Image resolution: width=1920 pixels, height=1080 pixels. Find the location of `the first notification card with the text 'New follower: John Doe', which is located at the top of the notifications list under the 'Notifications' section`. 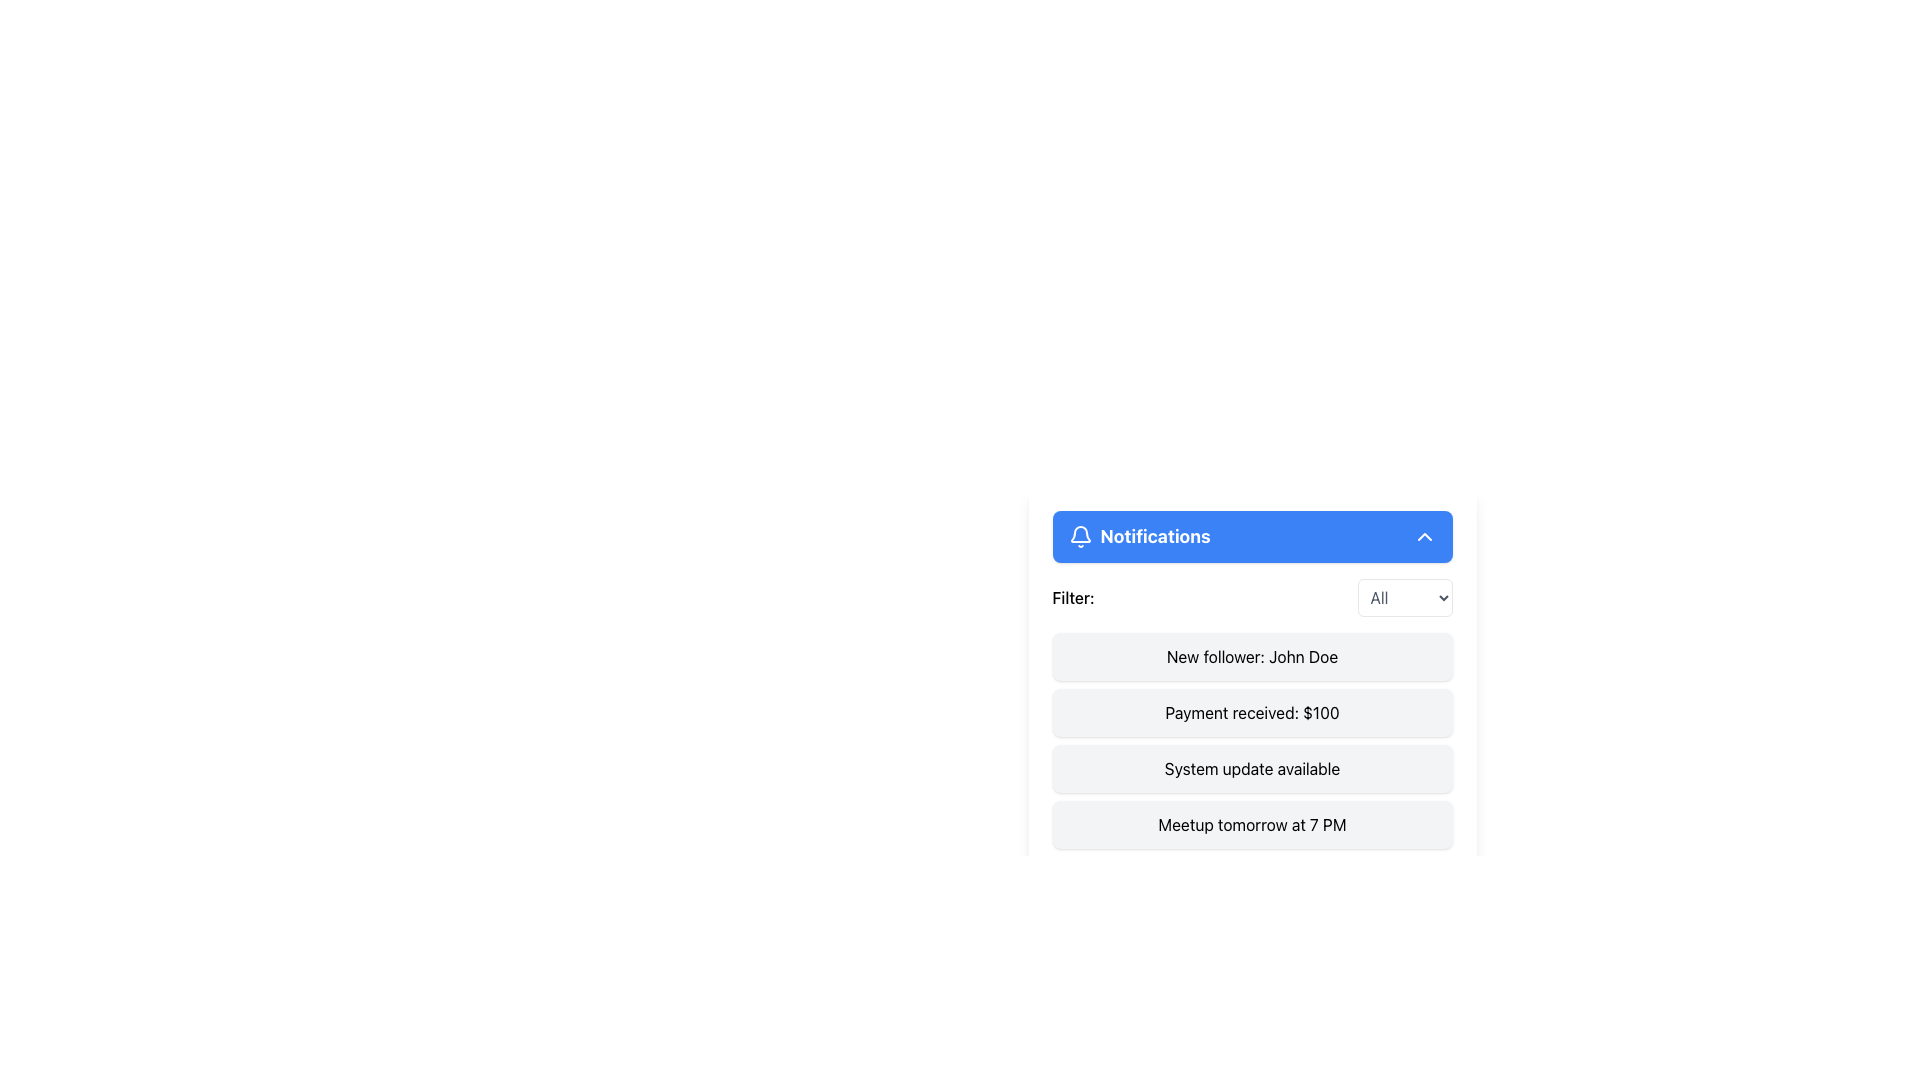

the first notification card with the text 'New follower: John Doe', which is located at the top of the notifications list under the 'Notifications' section is located at coordinates (1251, 656).